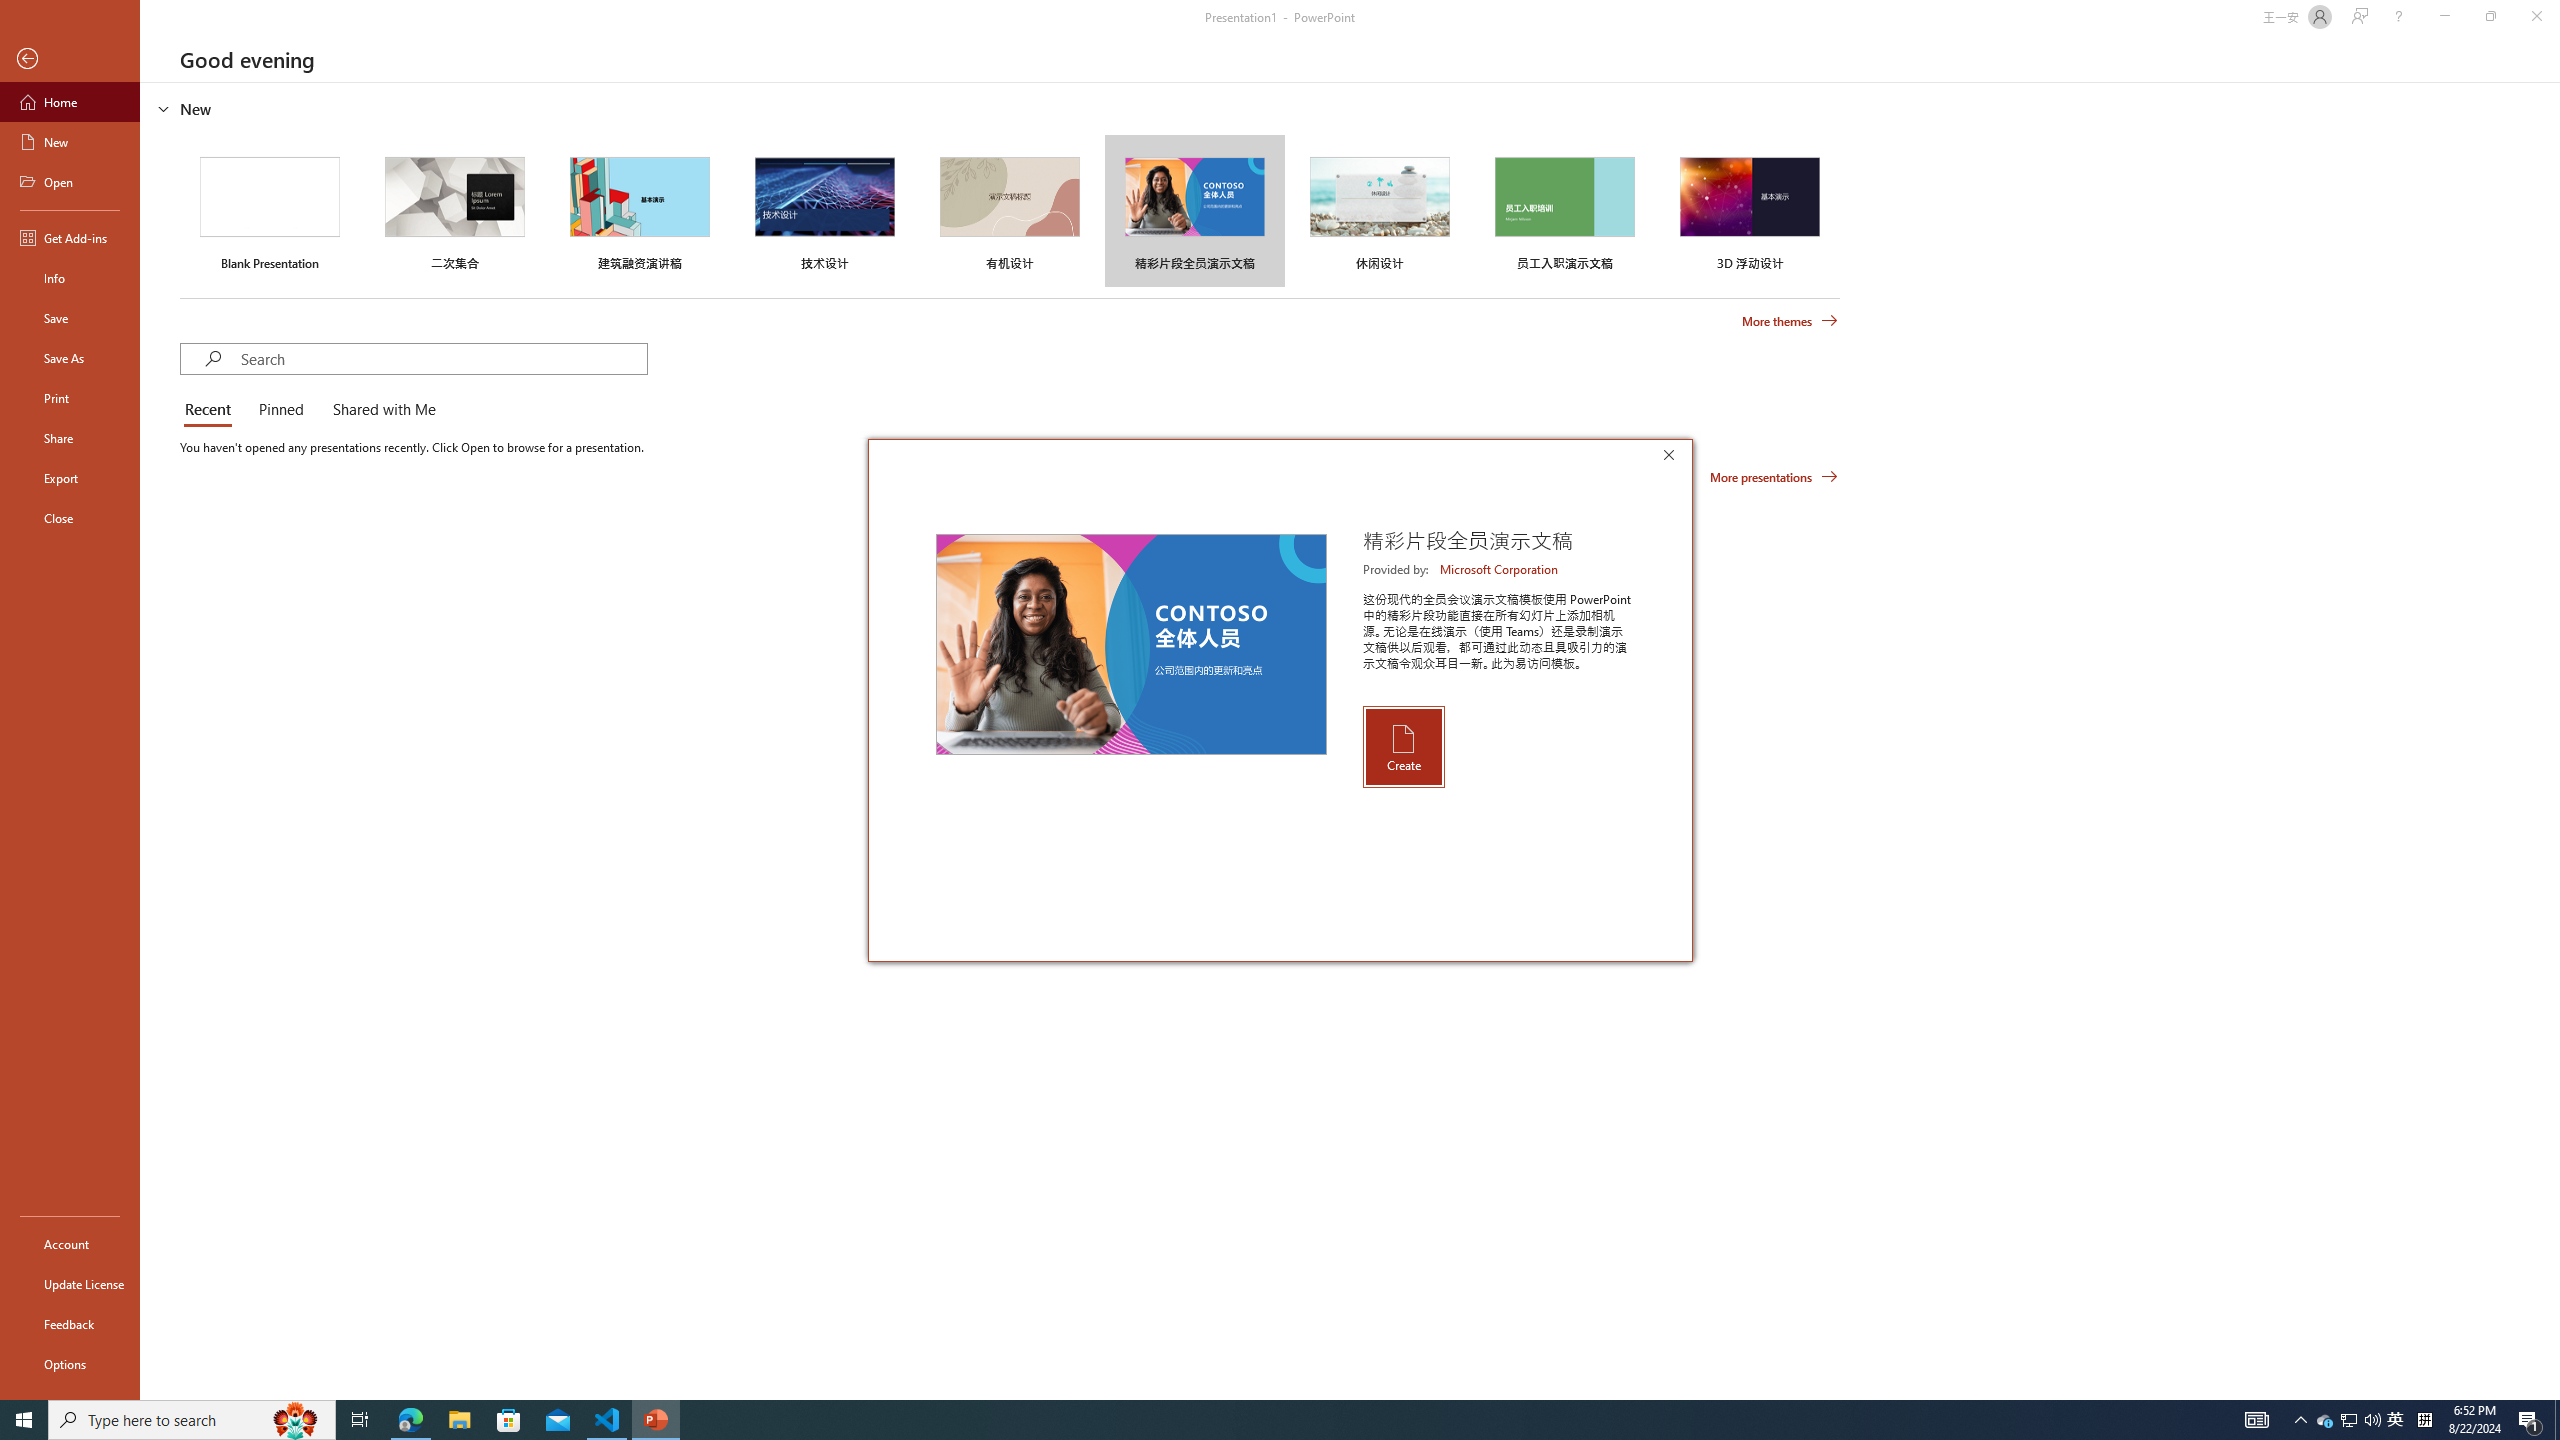 The height and width of the screenshot is (1440, 2560). Describe the element at coordinates (69, 397) in the screenshot. I see `'Print'` at that location.